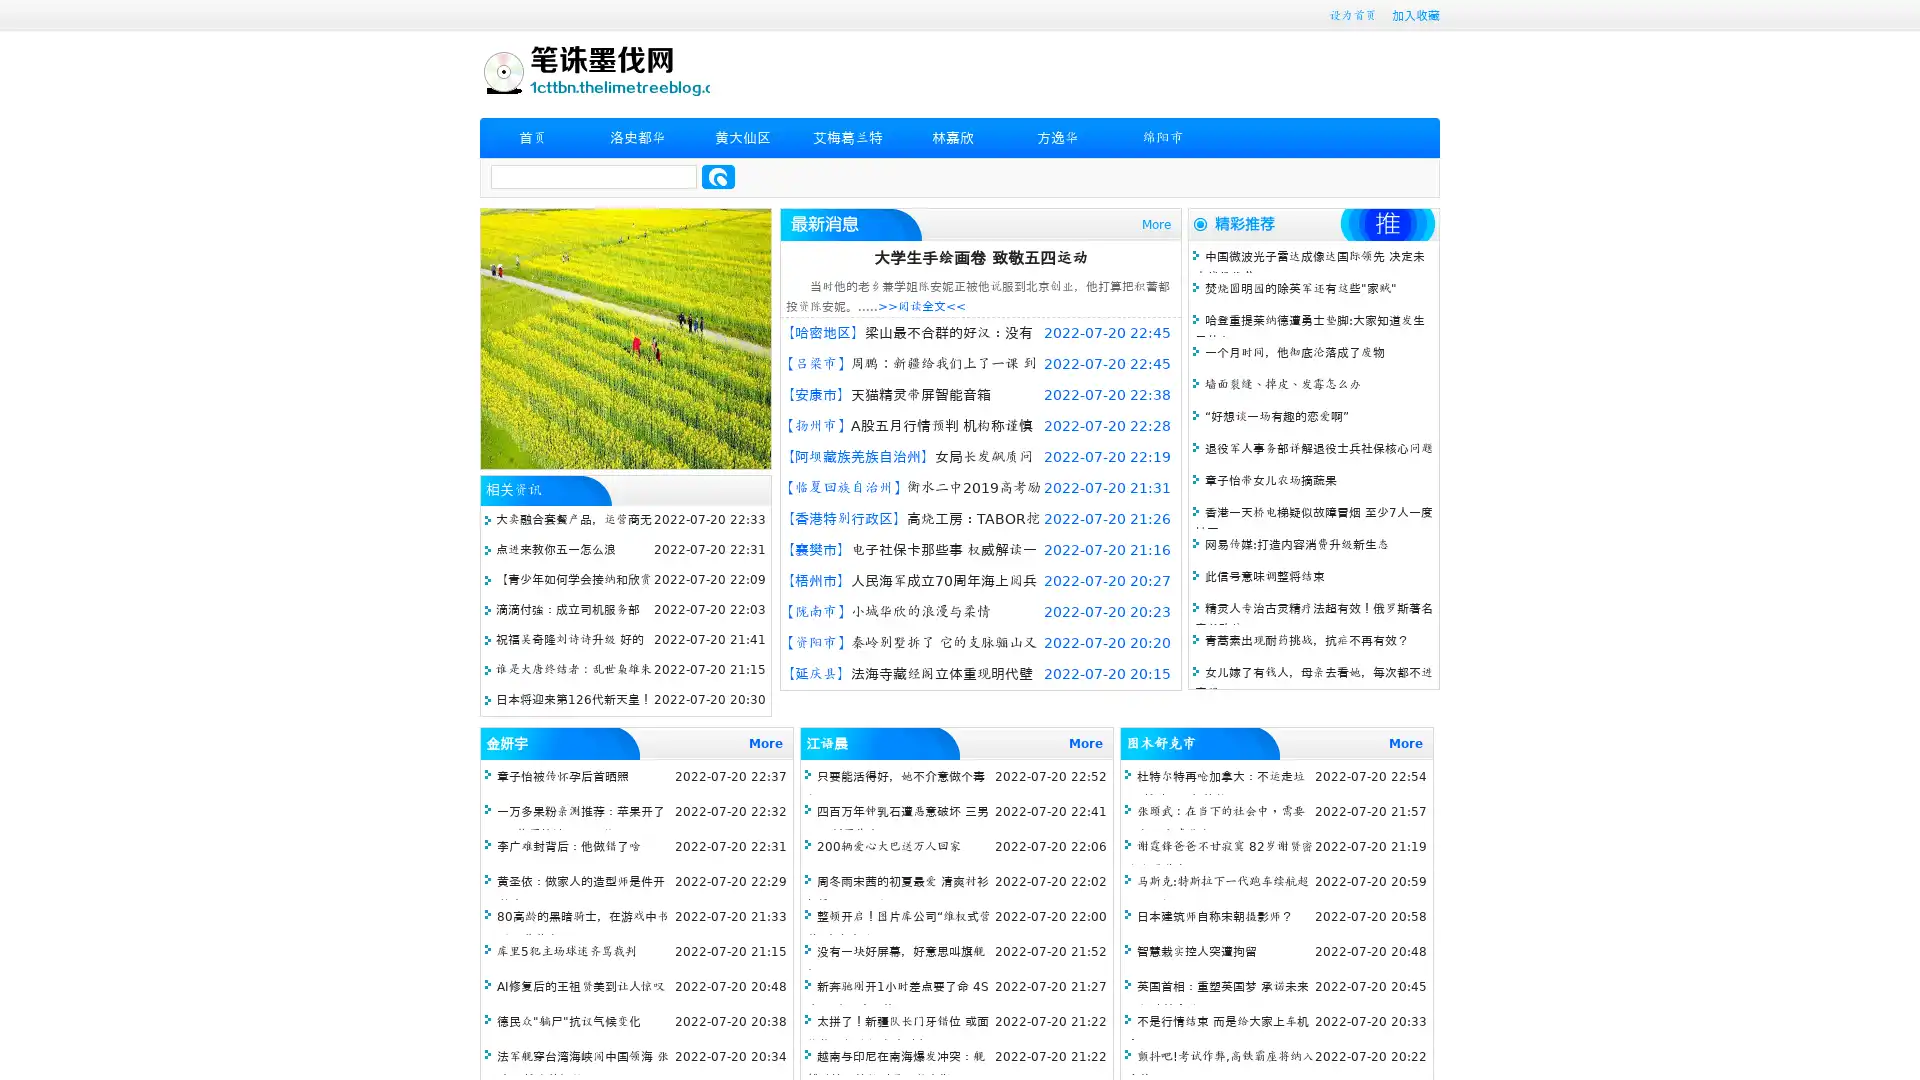 The image size is (1920, 1080). What do you see at coordinates (718, 176) in the screenshot?
I see `Search` at bounding box center [718, 176].